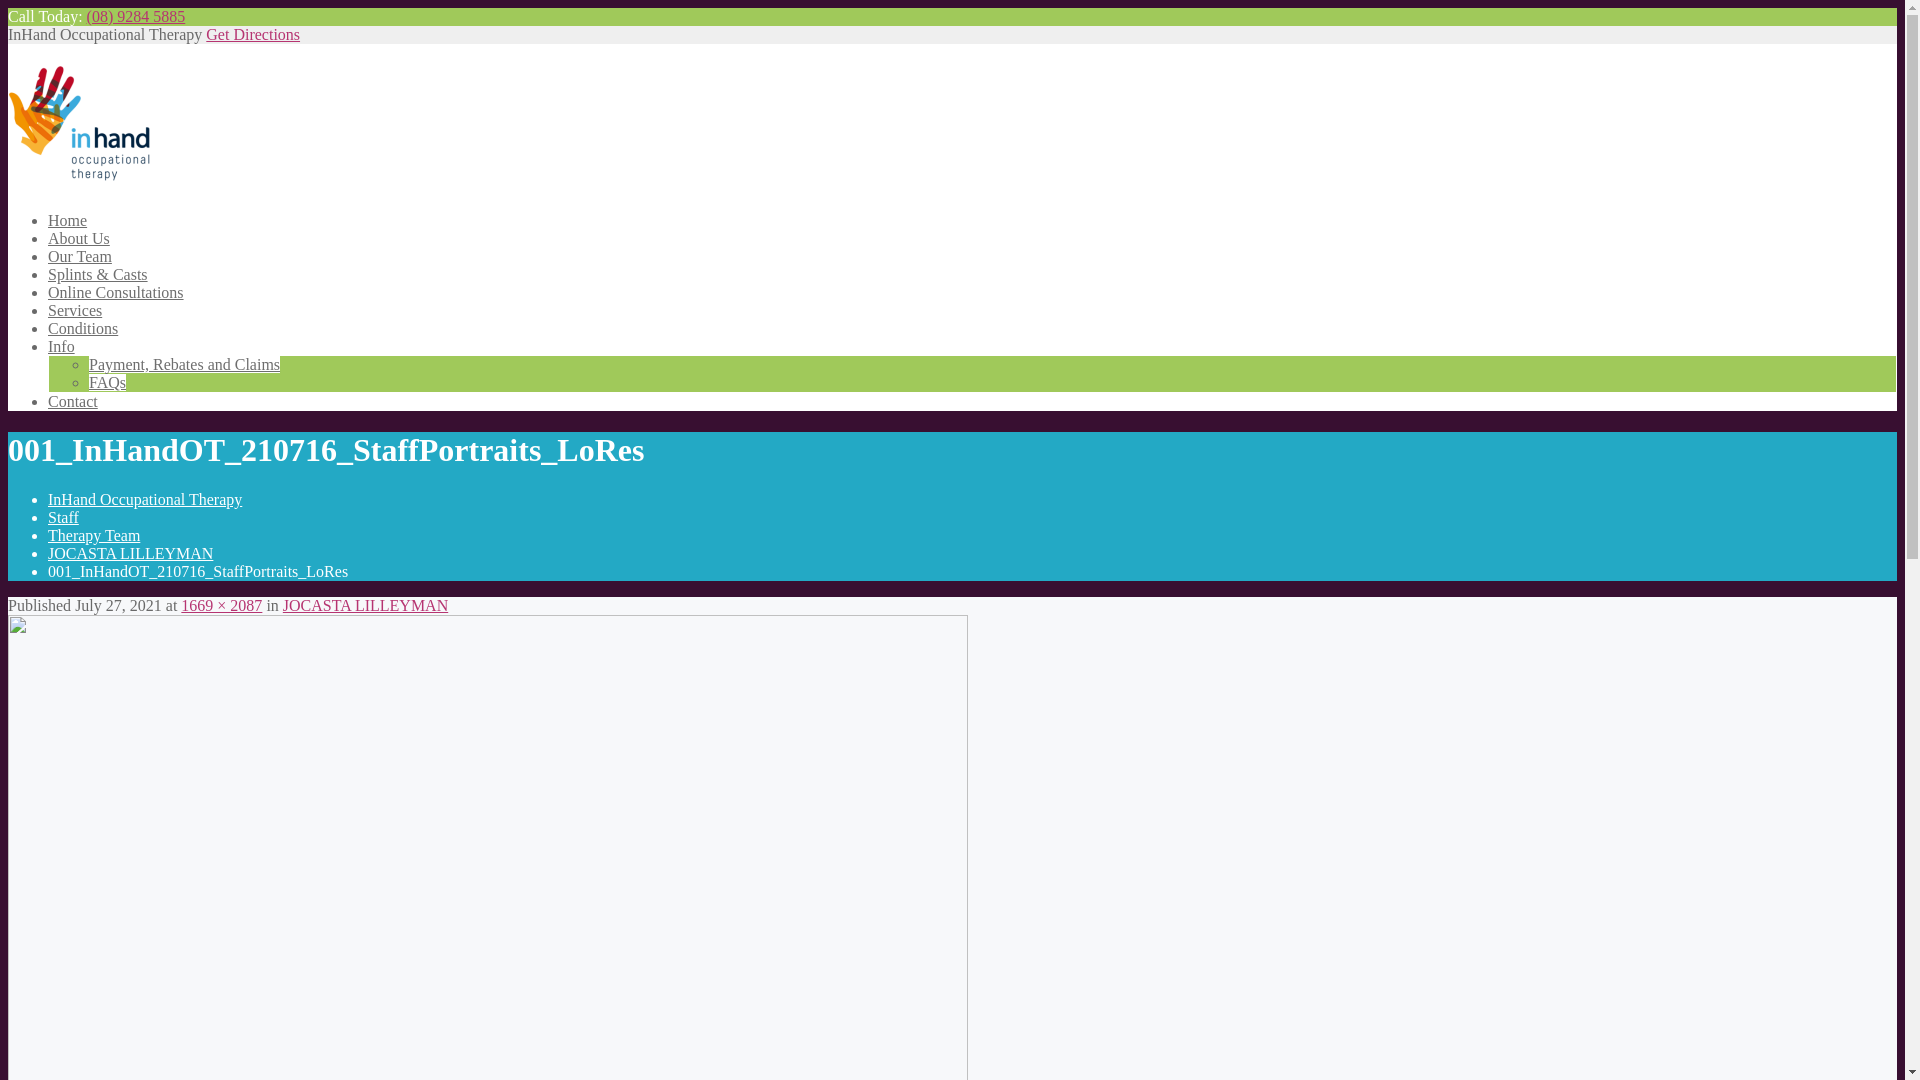  What do you see at coordinates (365, 604) in the screenshot?
I see `'JOCASTA LILLEYMAN'` at bounding box center [365, 604].